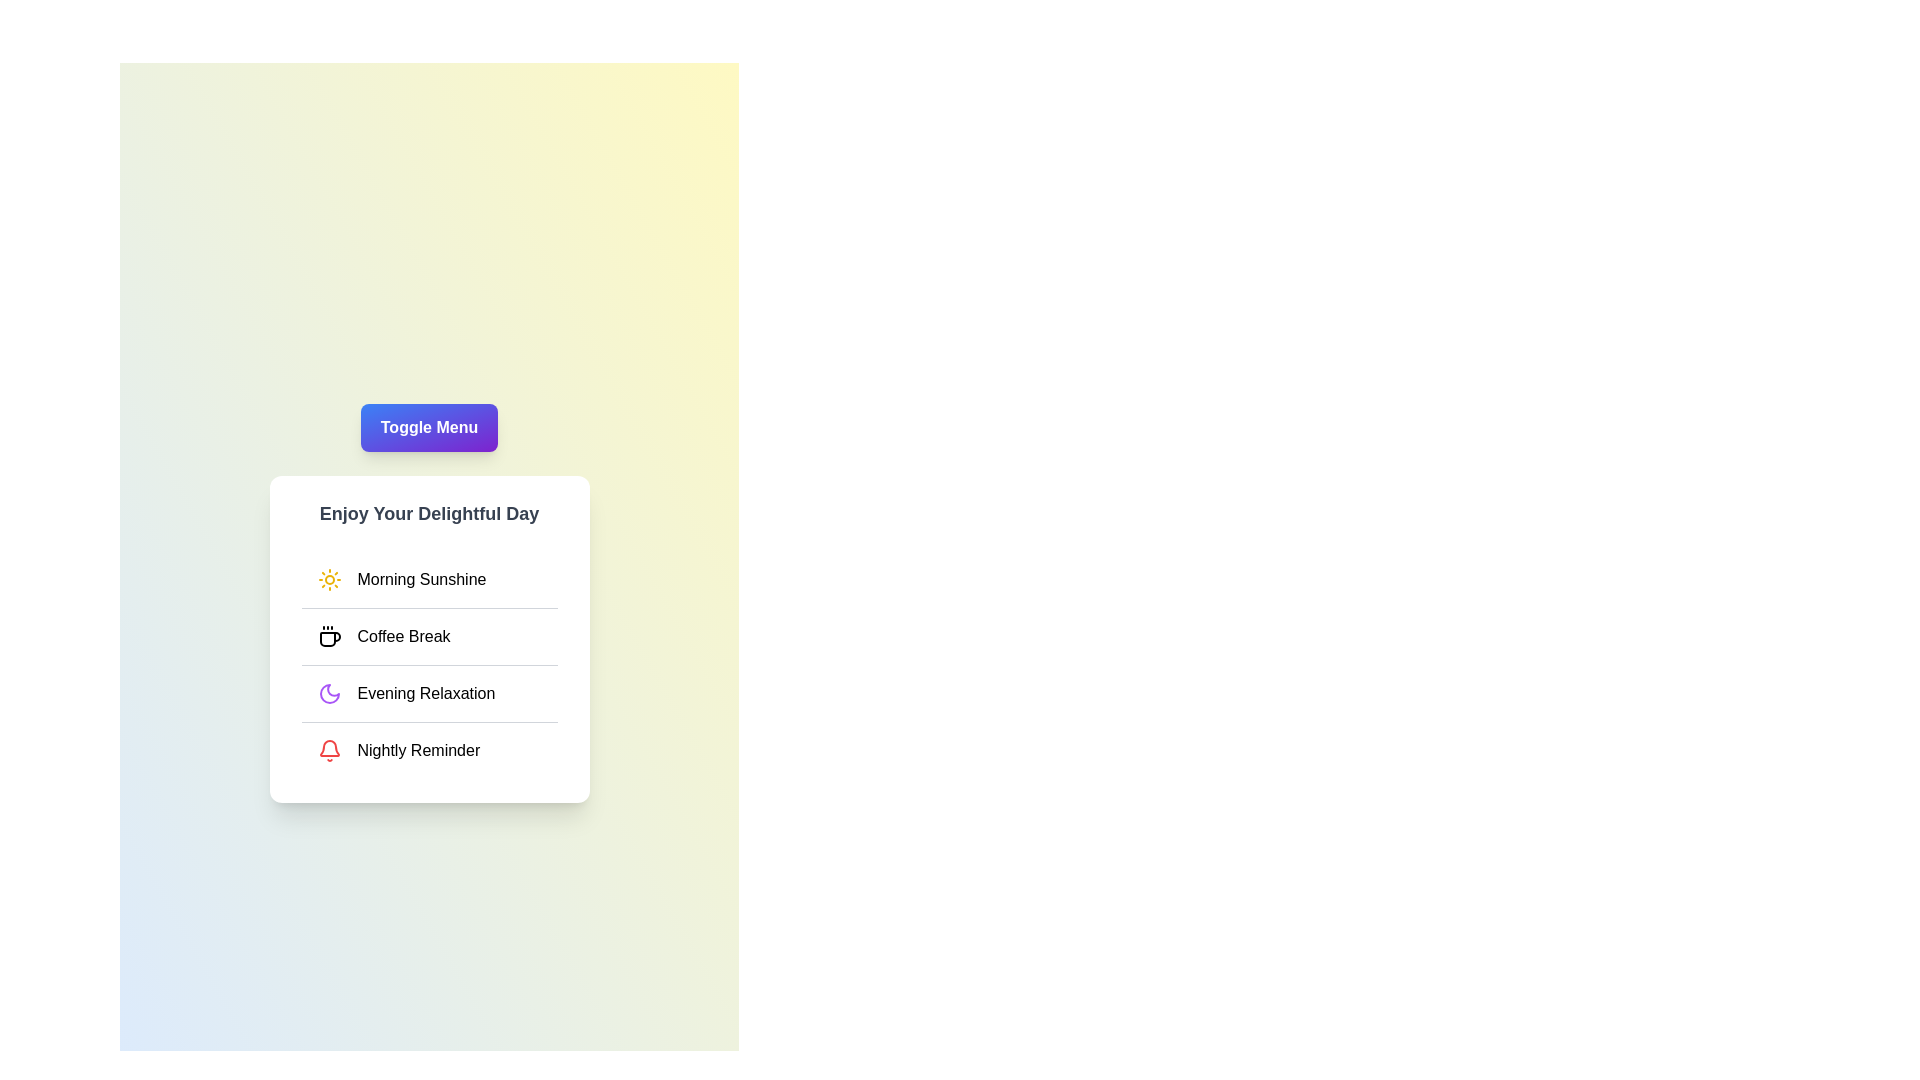  Describe the element at coordinates (428, 749) in the screenshot. I see `the menu item Nightly Reminder` at that location.